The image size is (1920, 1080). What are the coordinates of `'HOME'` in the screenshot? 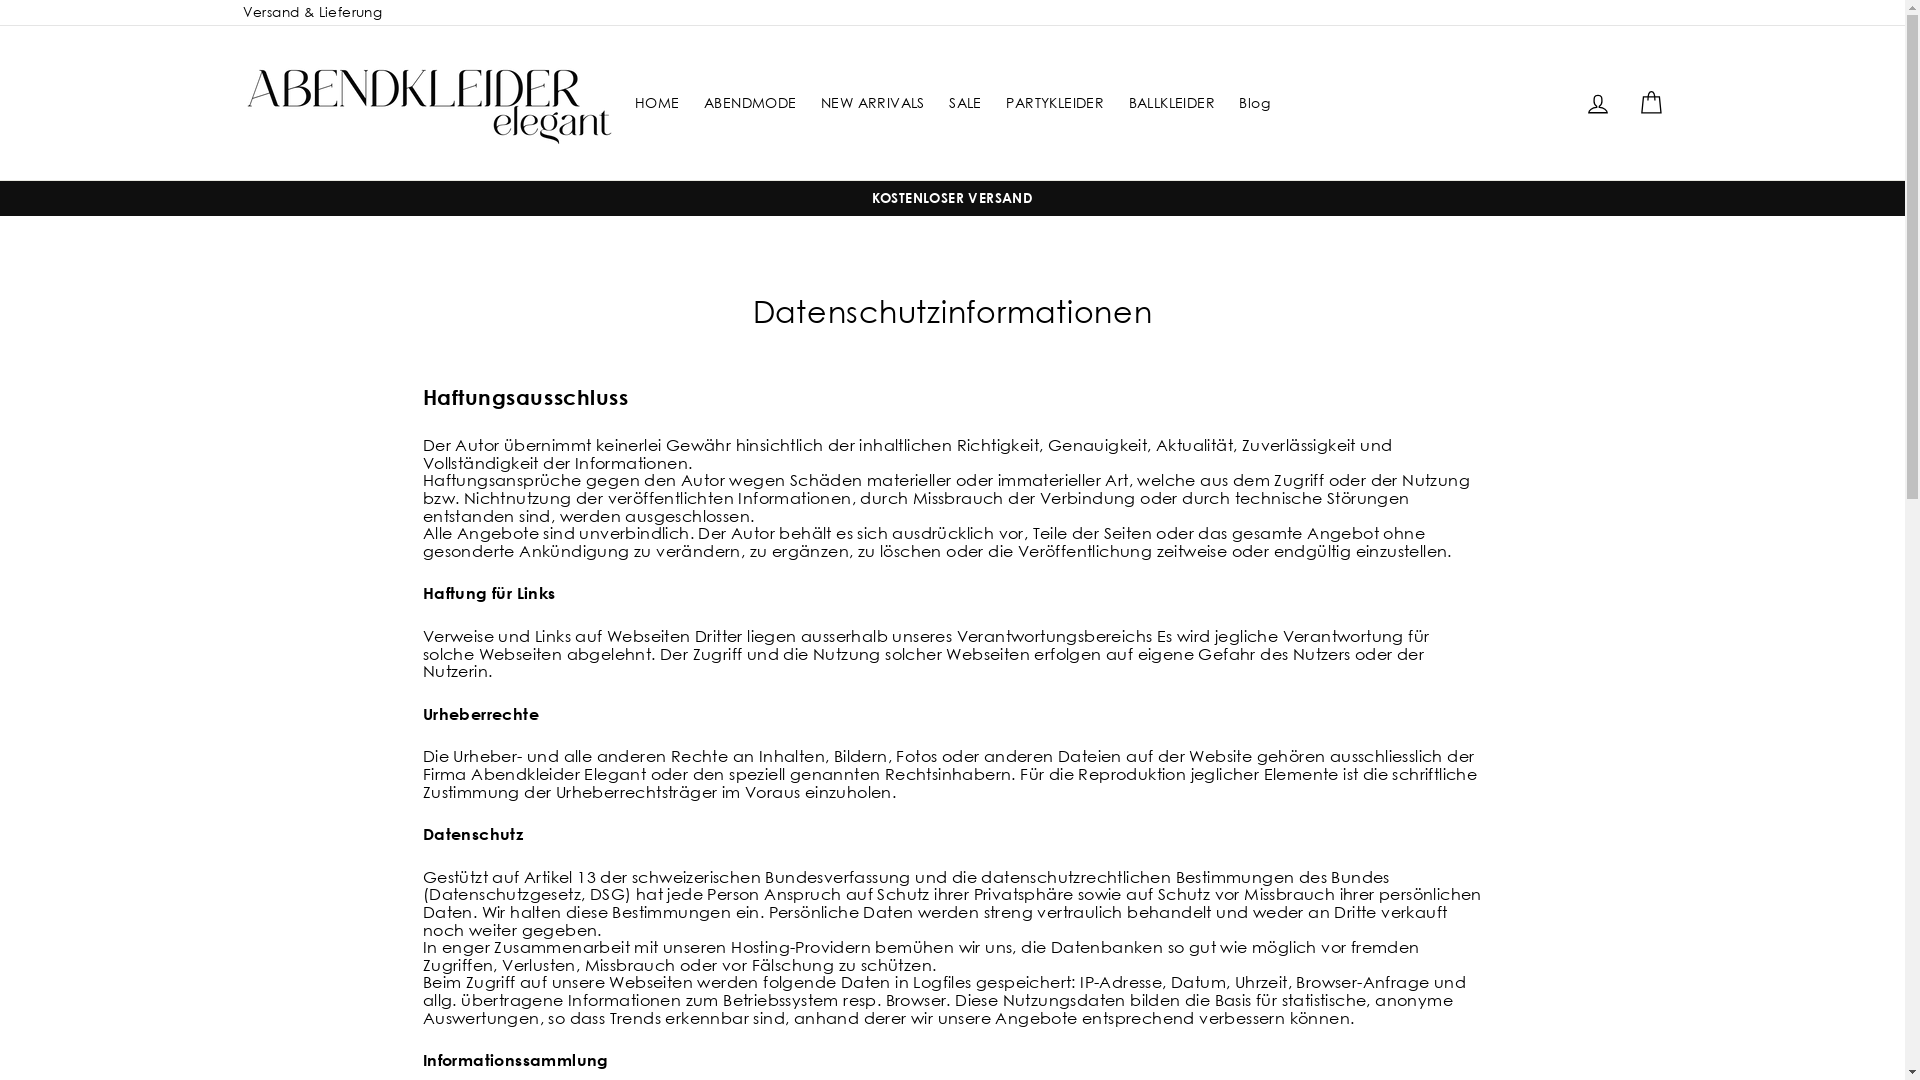 It's located at (657, 103).